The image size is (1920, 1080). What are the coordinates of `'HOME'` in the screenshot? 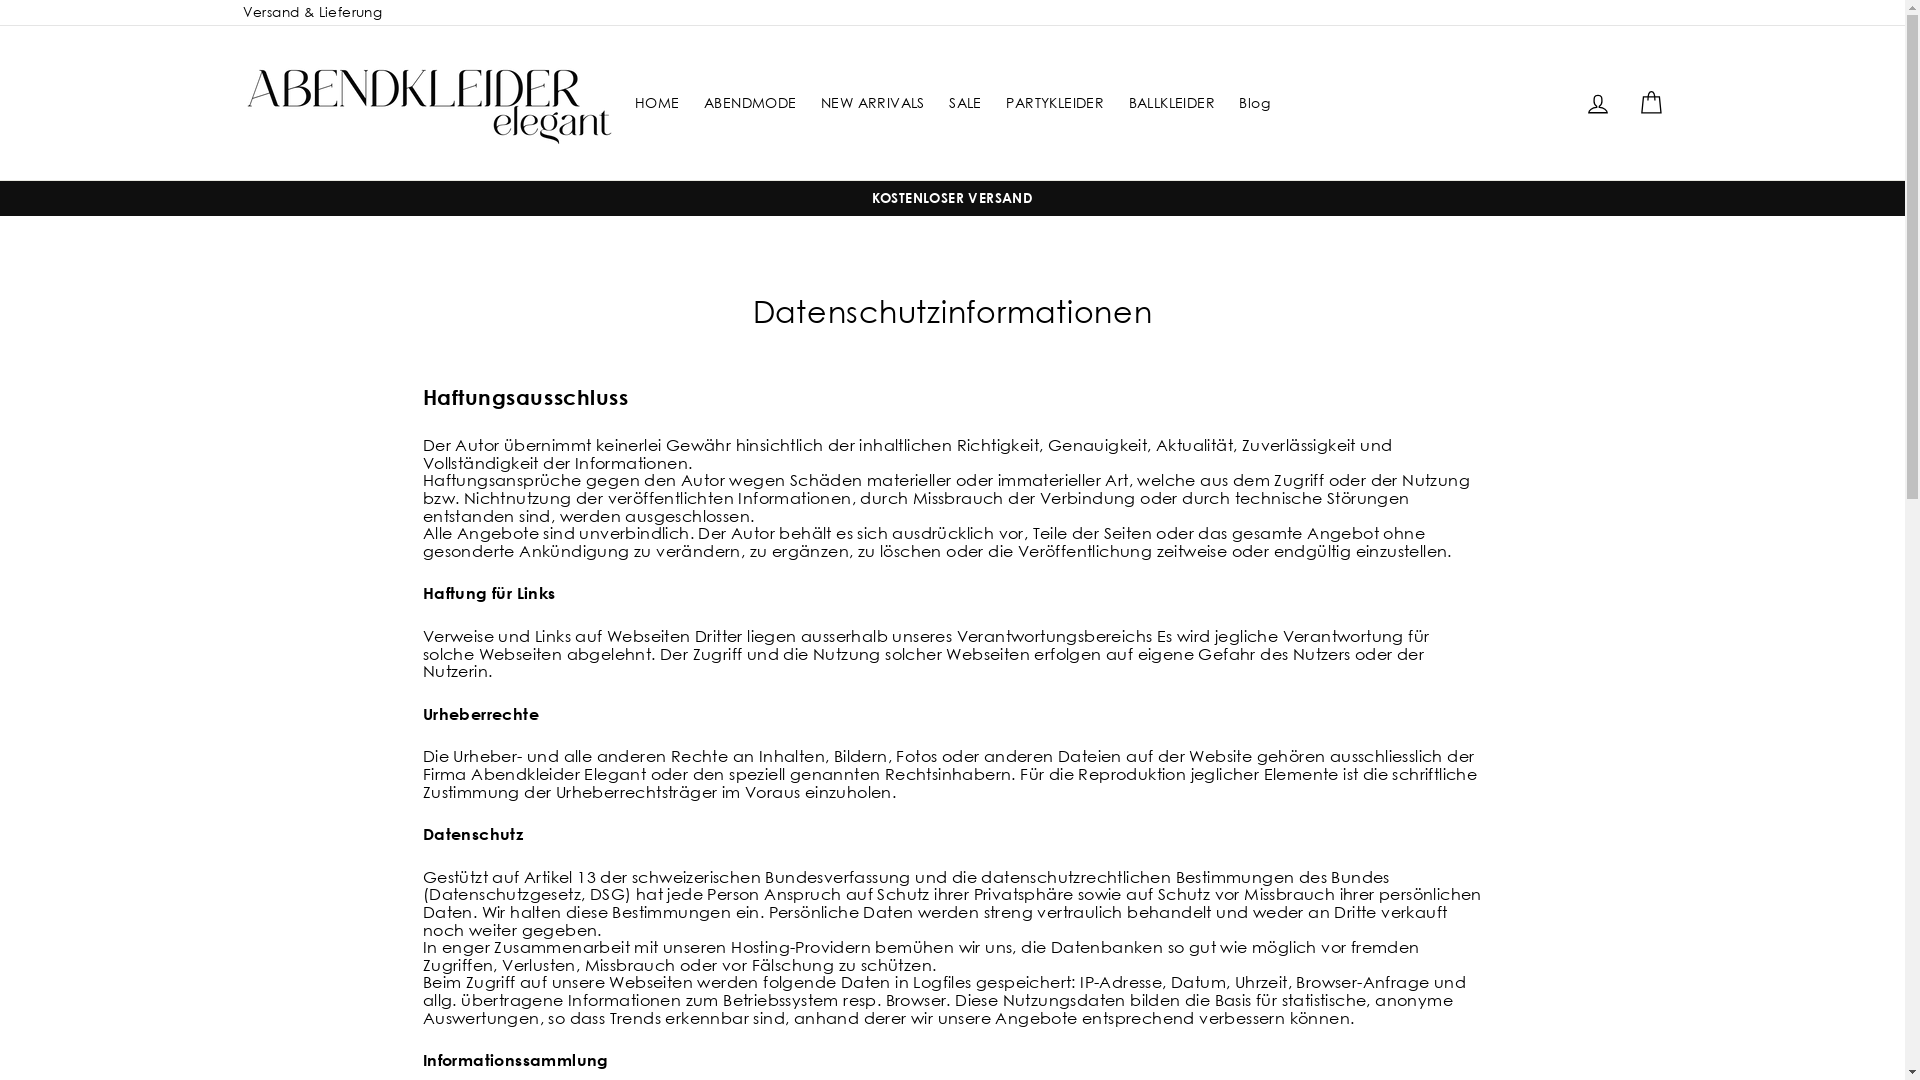 It's located at (657, 103).